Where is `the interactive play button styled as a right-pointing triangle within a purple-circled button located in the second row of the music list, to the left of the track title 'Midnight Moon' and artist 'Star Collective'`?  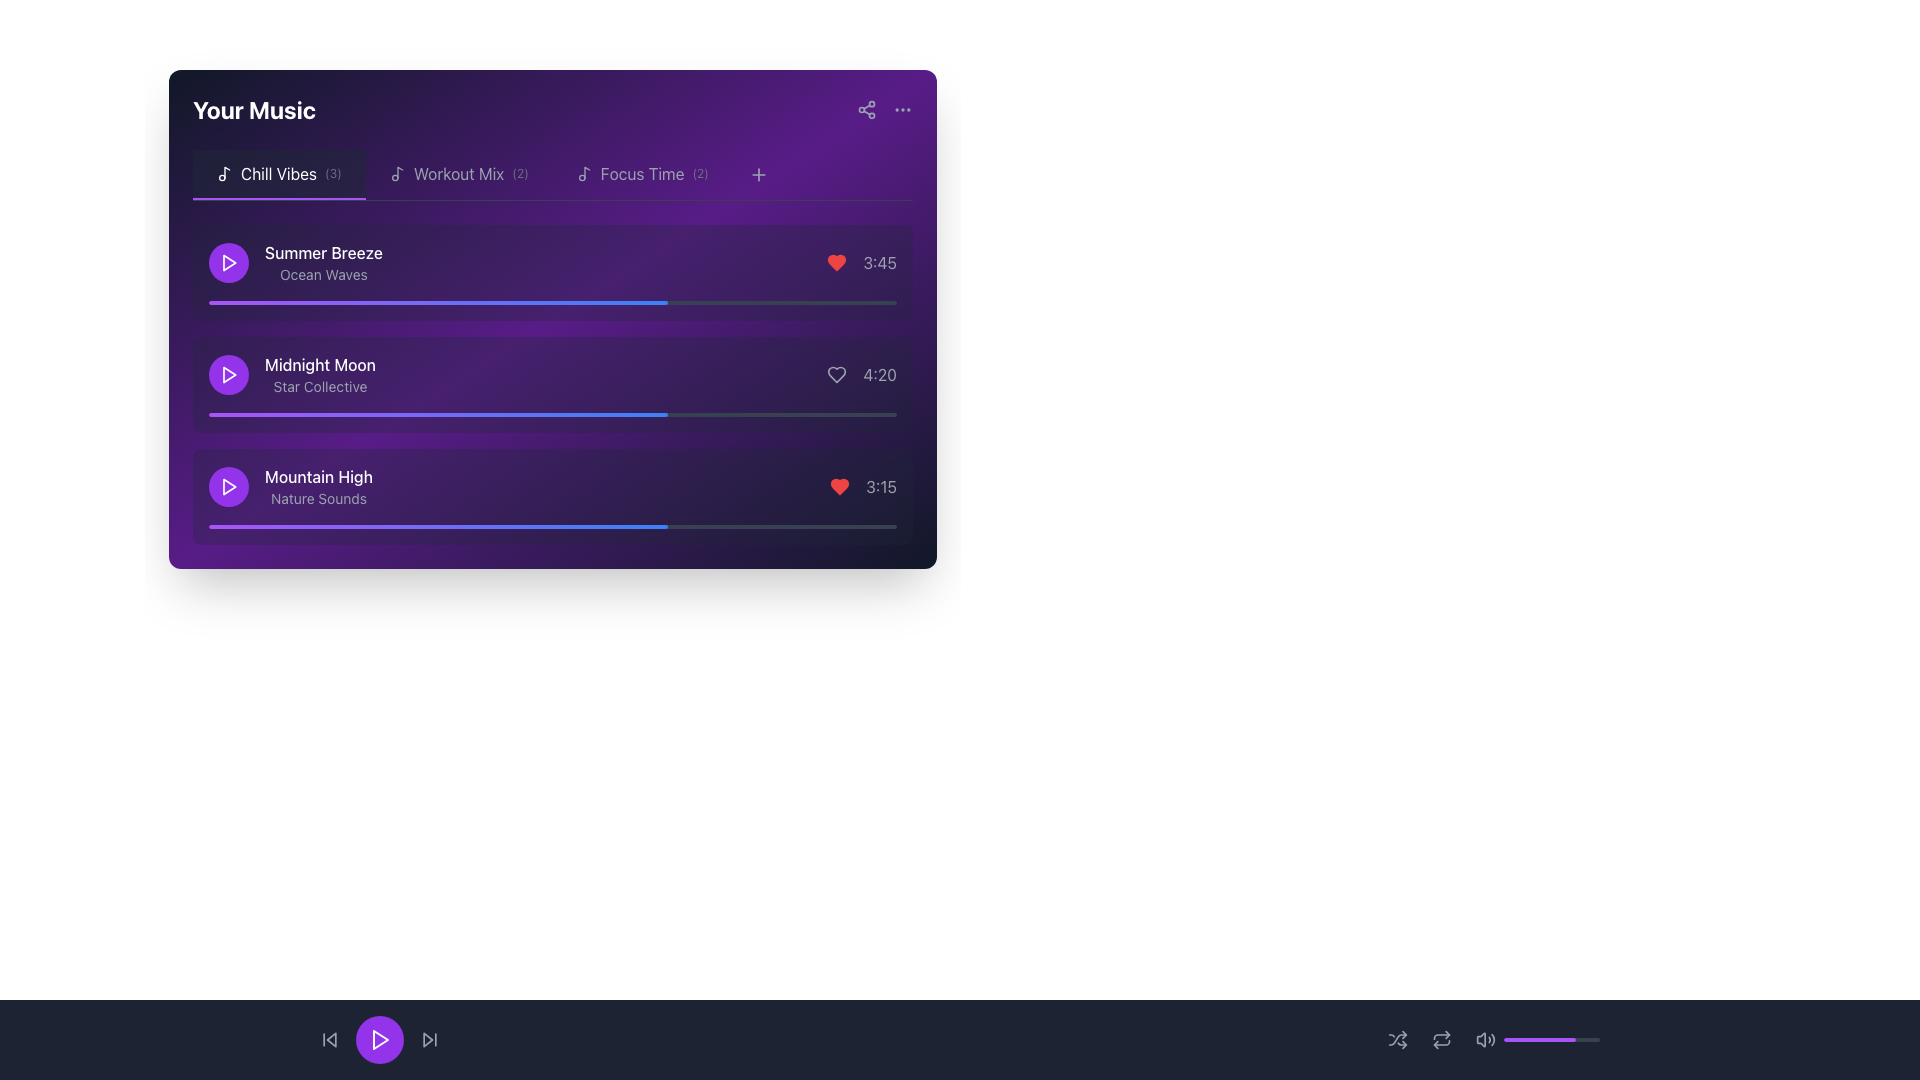
the interactive play button styled as a right-pointing triangle within a purple-circled button located in the second row of the music list, to the left of the track title 'Midnight Moon' and artist 'Star Collective' is located at coordinates (229, 374).